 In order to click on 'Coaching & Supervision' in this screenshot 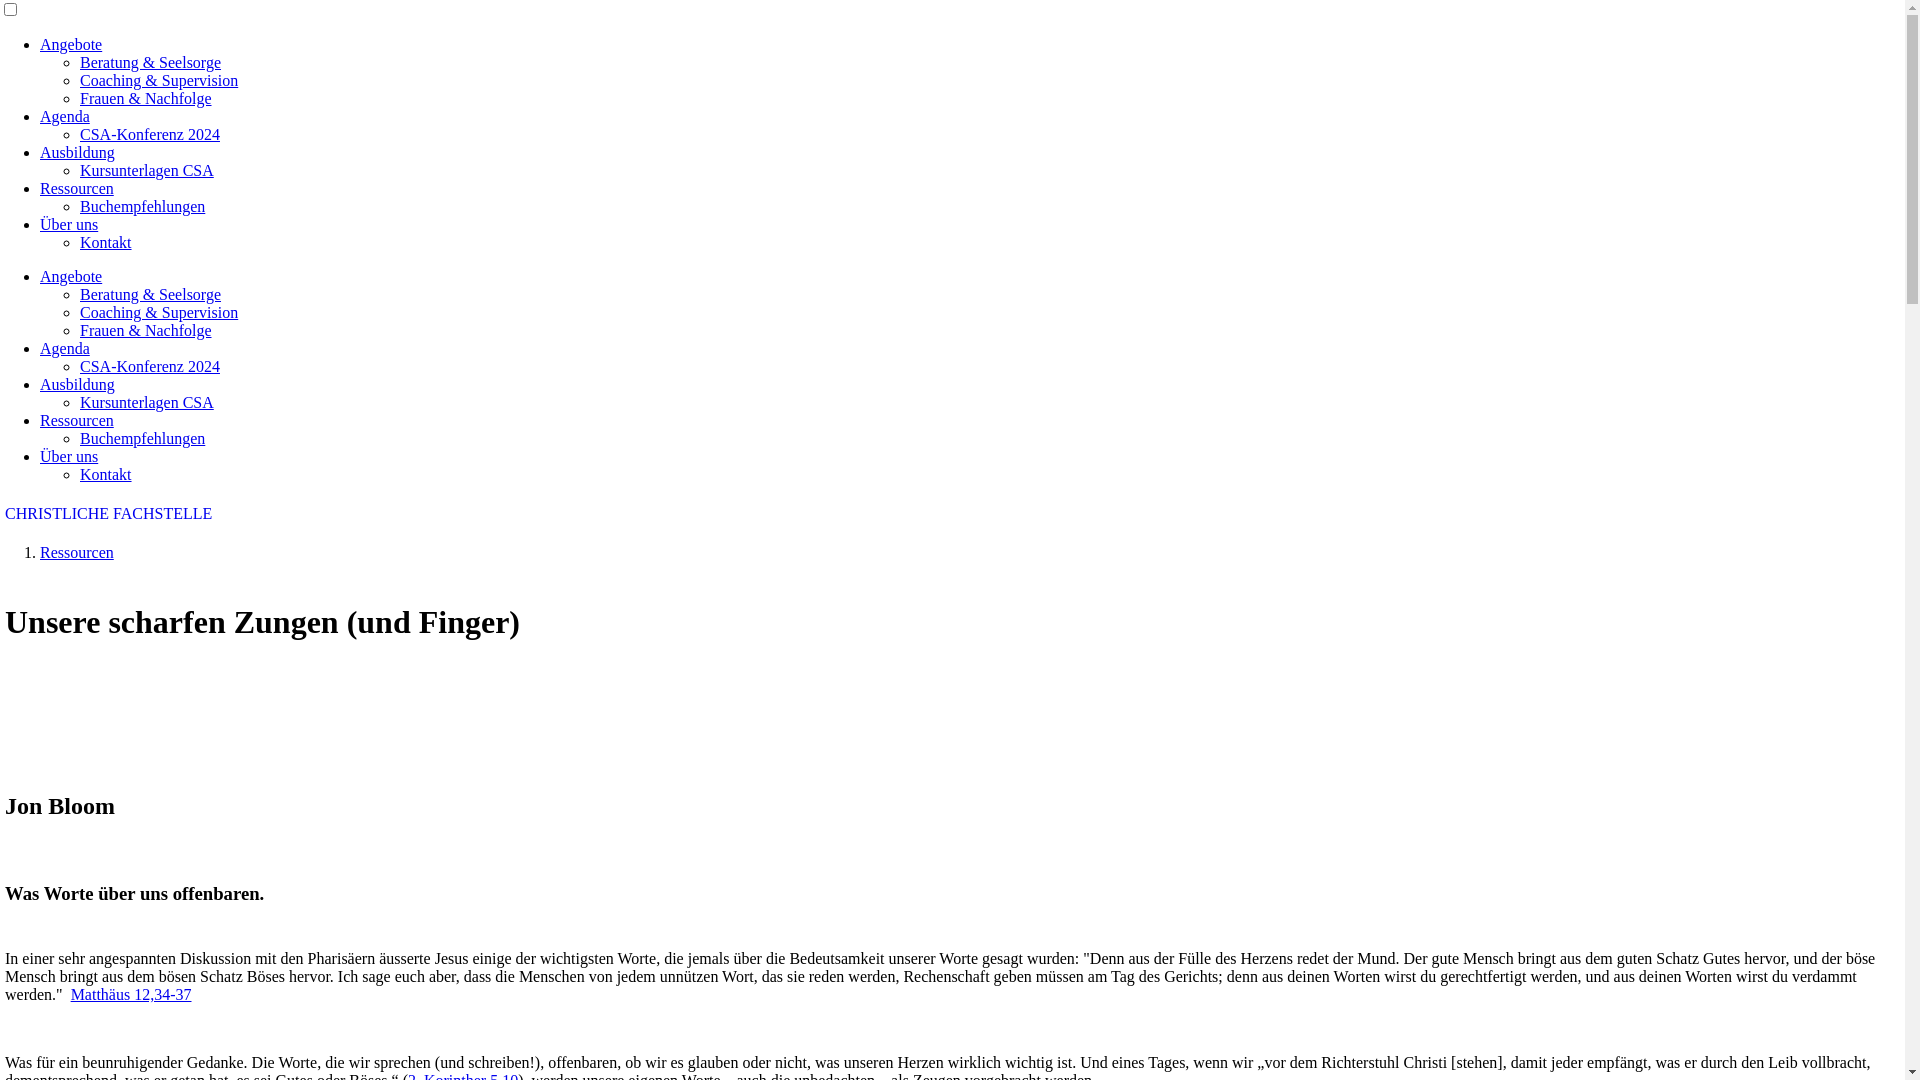, I will do `click(80, 79)`.